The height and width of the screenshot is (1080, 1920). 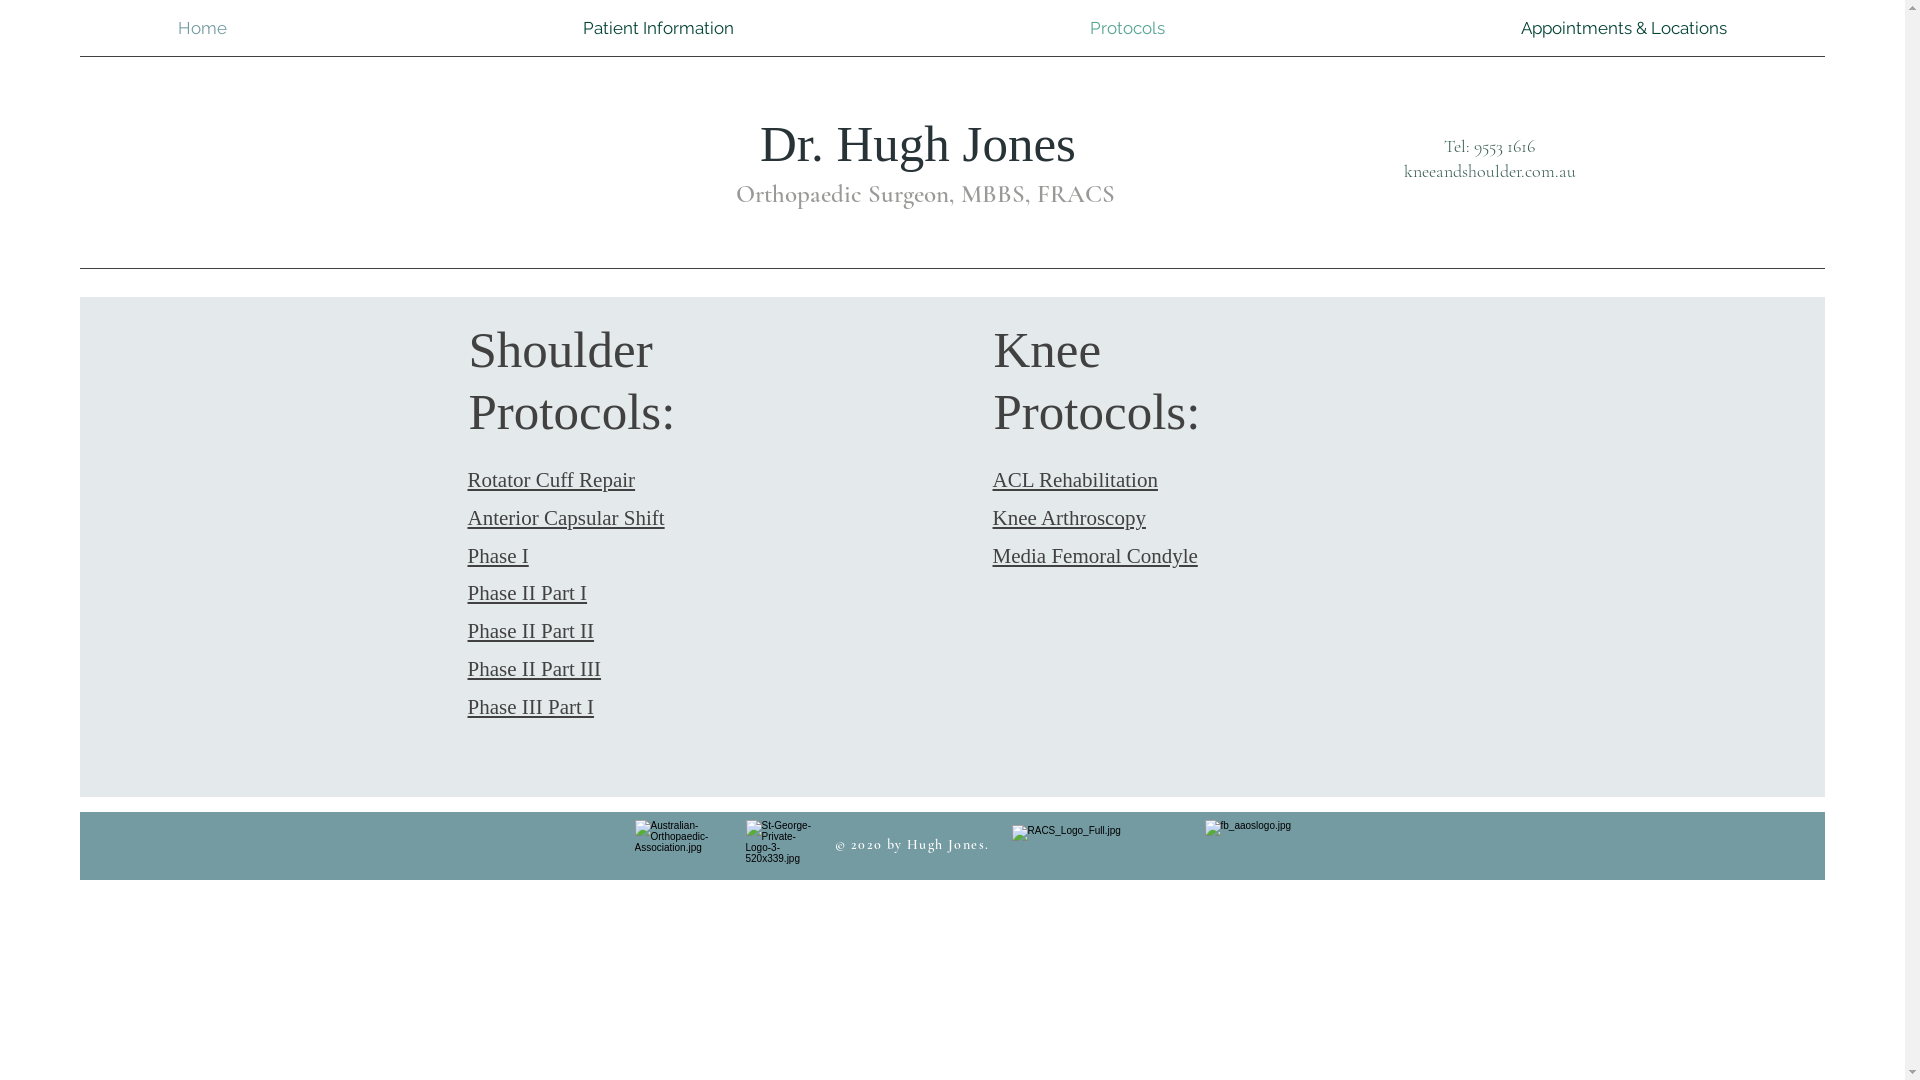 I want to click on 'Patient Information', so click(x=658, y=27).